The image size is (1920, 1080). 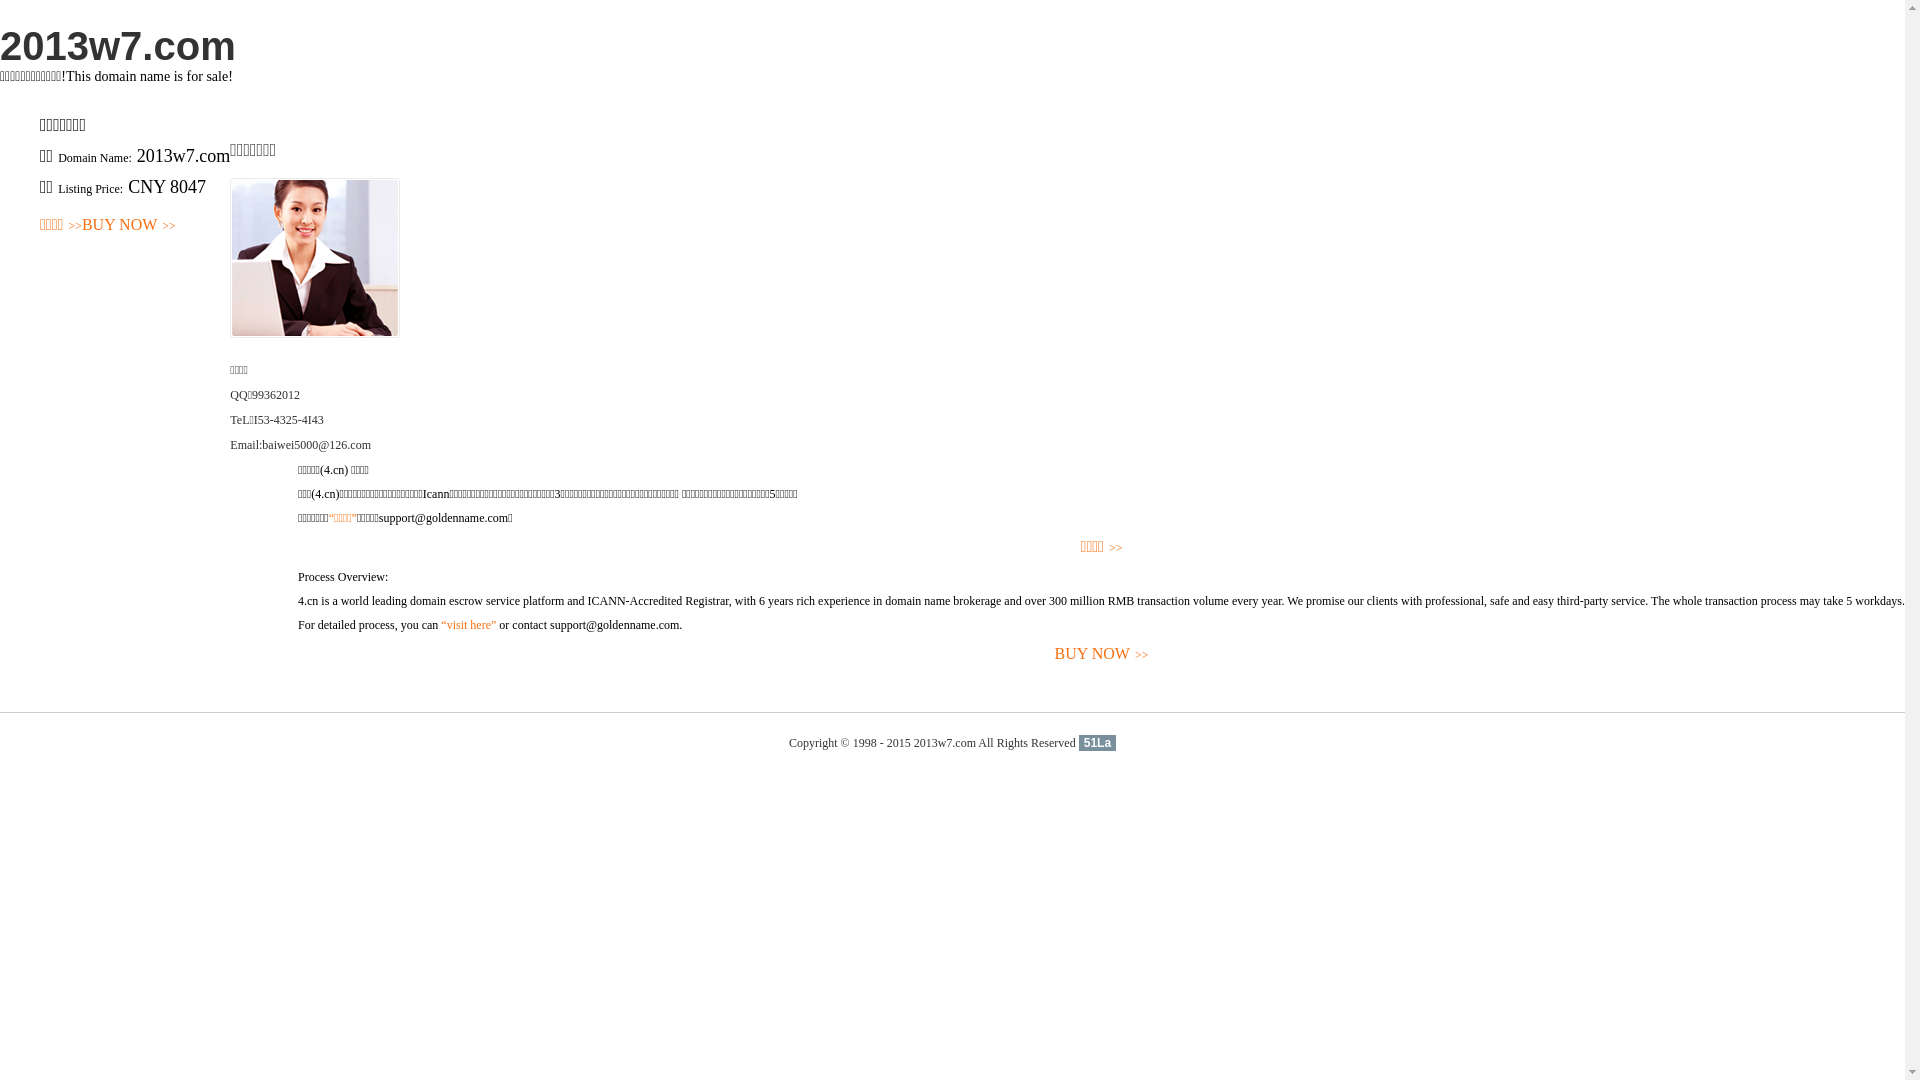 I want to click on 'BUY NOW>>', so click(x=128, y=225).